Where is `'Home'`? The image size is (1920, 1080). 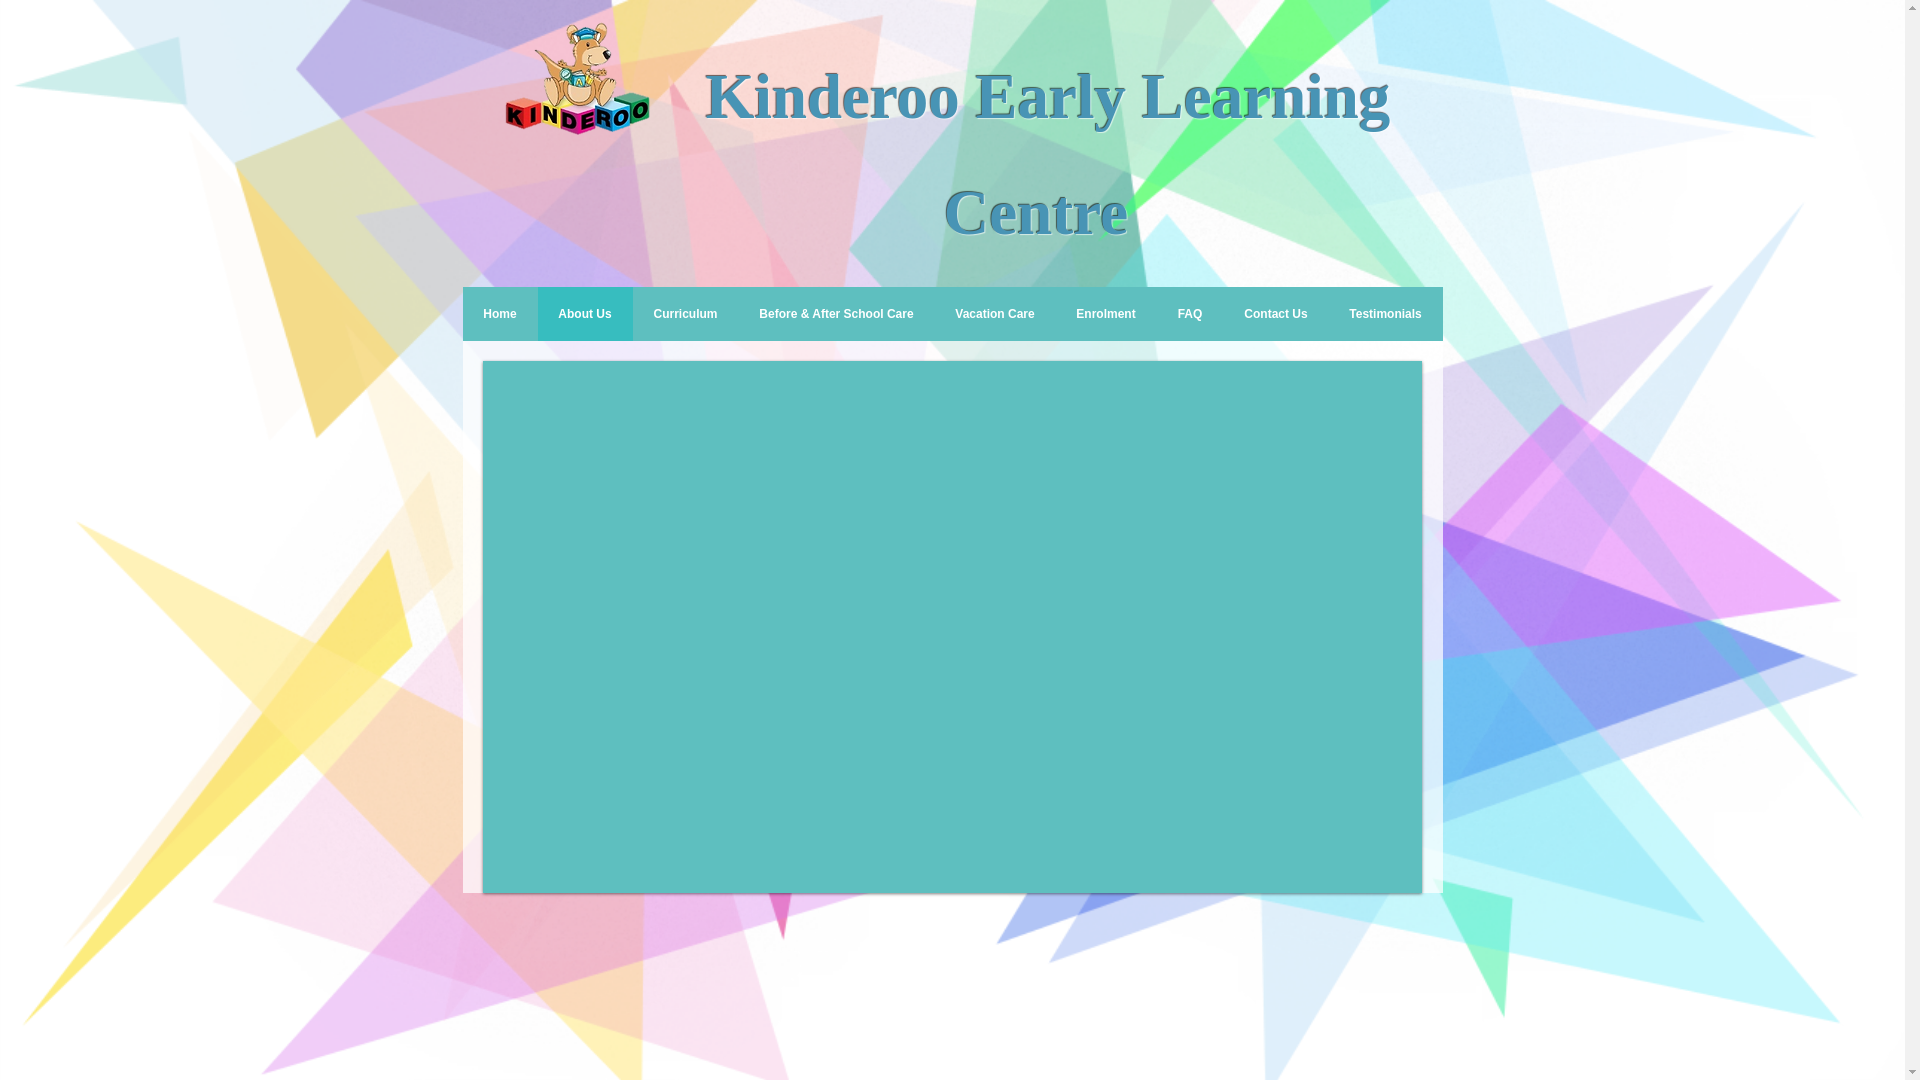 'Home' is located at coordinates (499, 313).